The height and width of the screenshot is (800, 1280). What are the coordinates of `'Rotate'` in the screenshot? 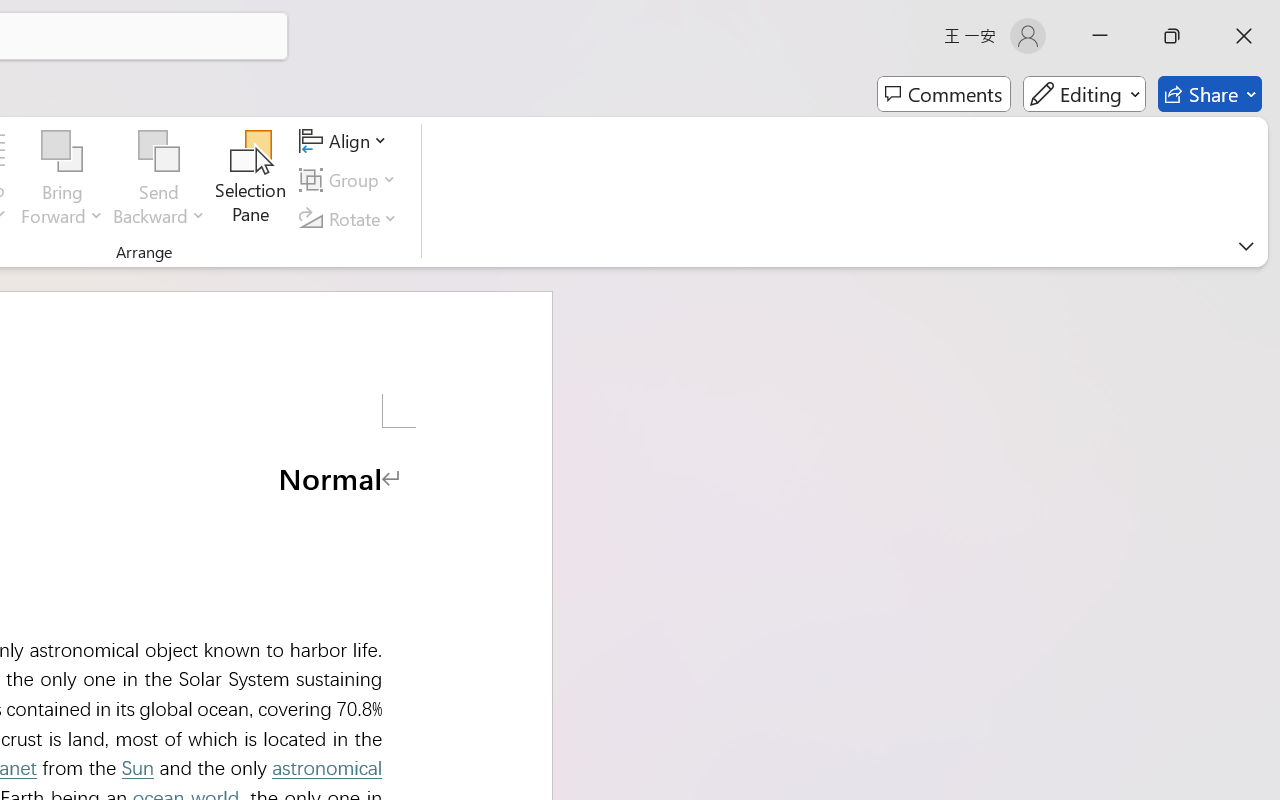 It's located at (351, 218).